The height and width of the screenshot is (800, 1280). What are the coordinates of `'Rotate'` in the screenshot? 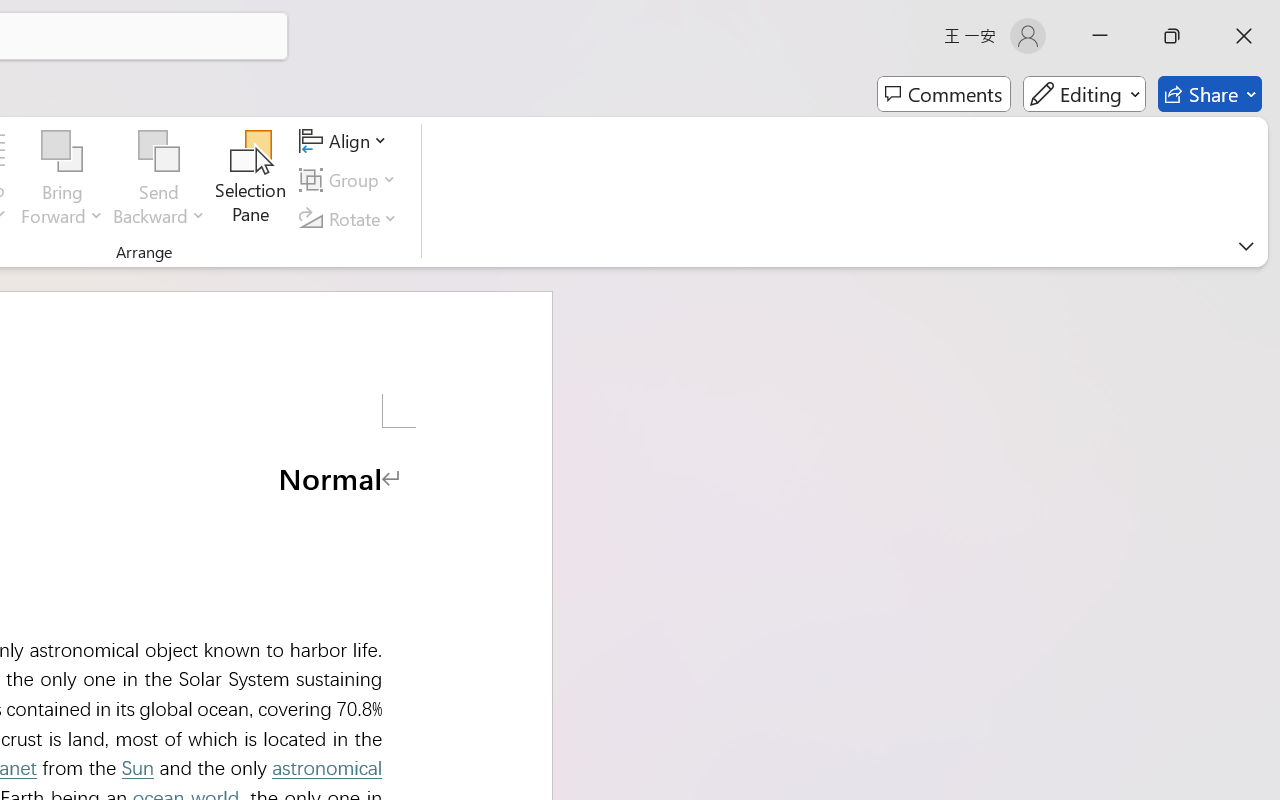 It's located at (351, 218).